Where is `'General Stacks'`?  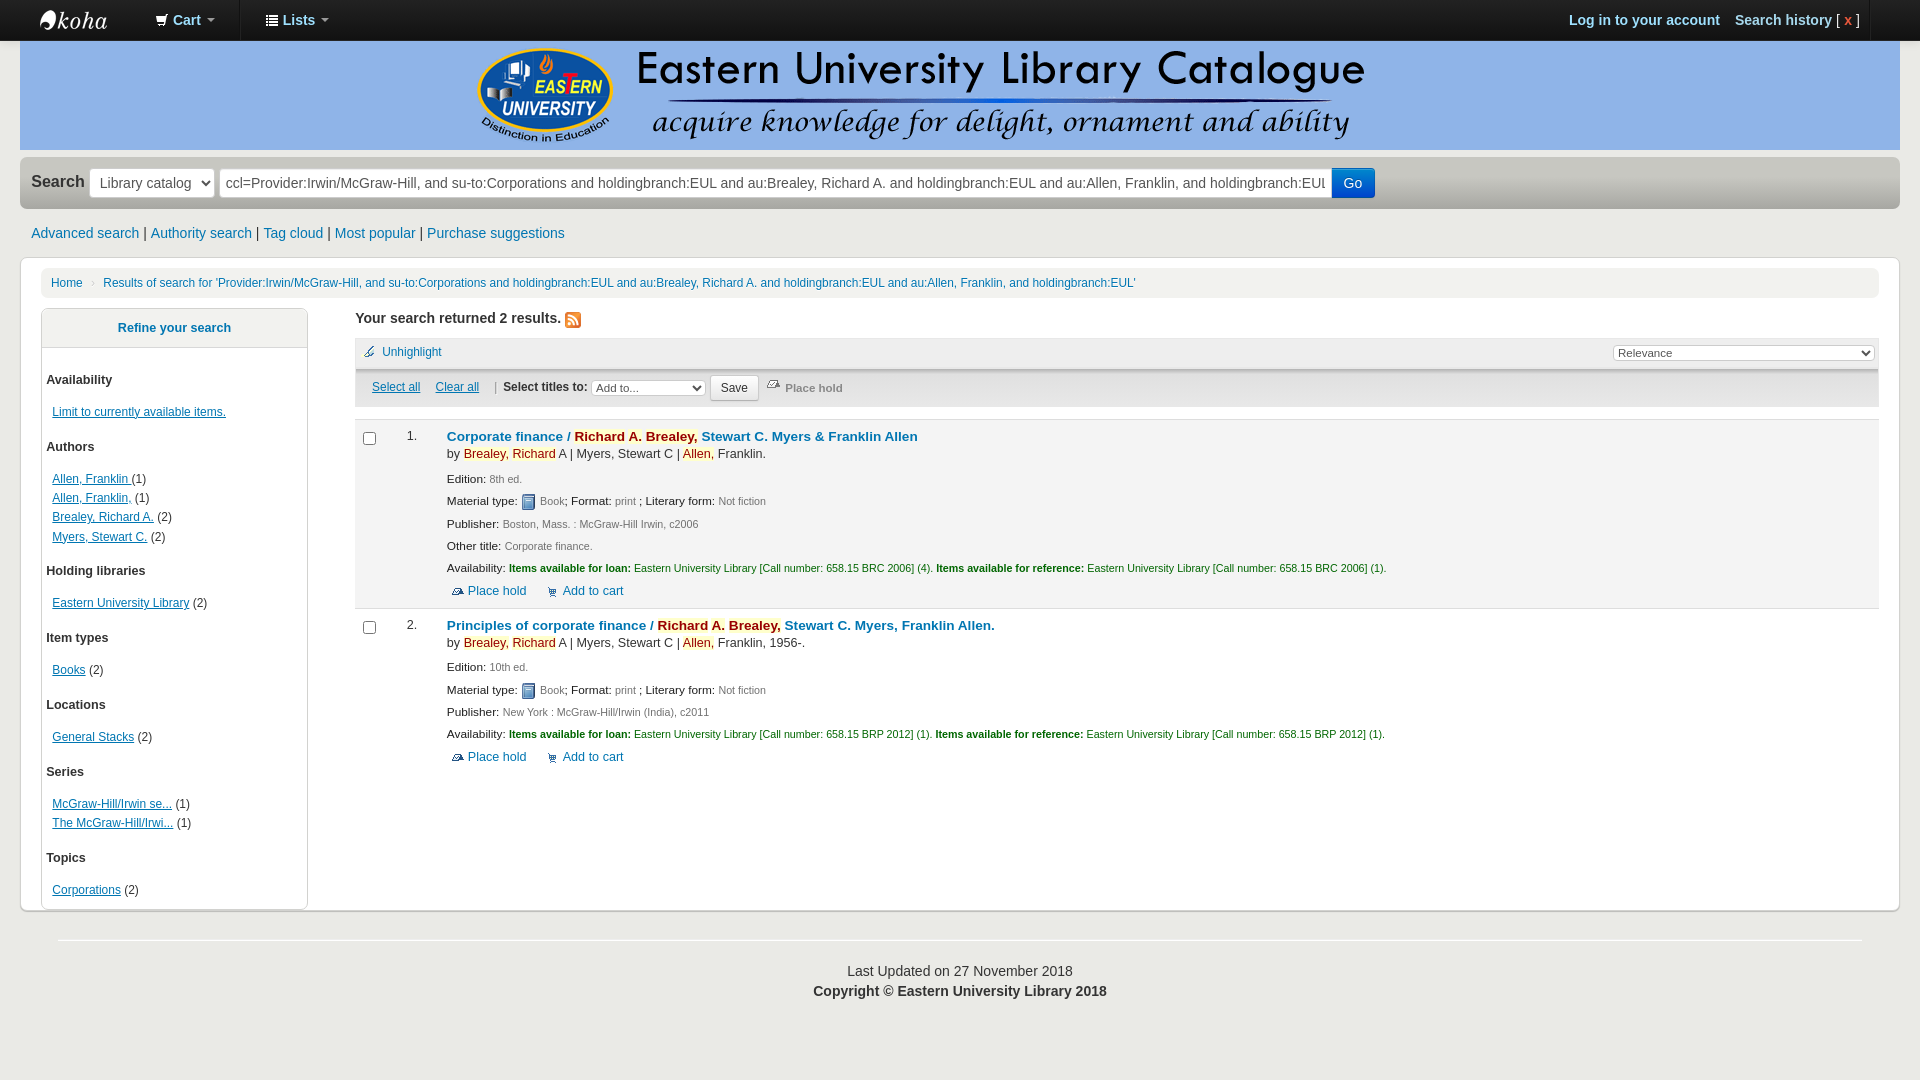
'General Stacks' is located at coordinates (52, 736).